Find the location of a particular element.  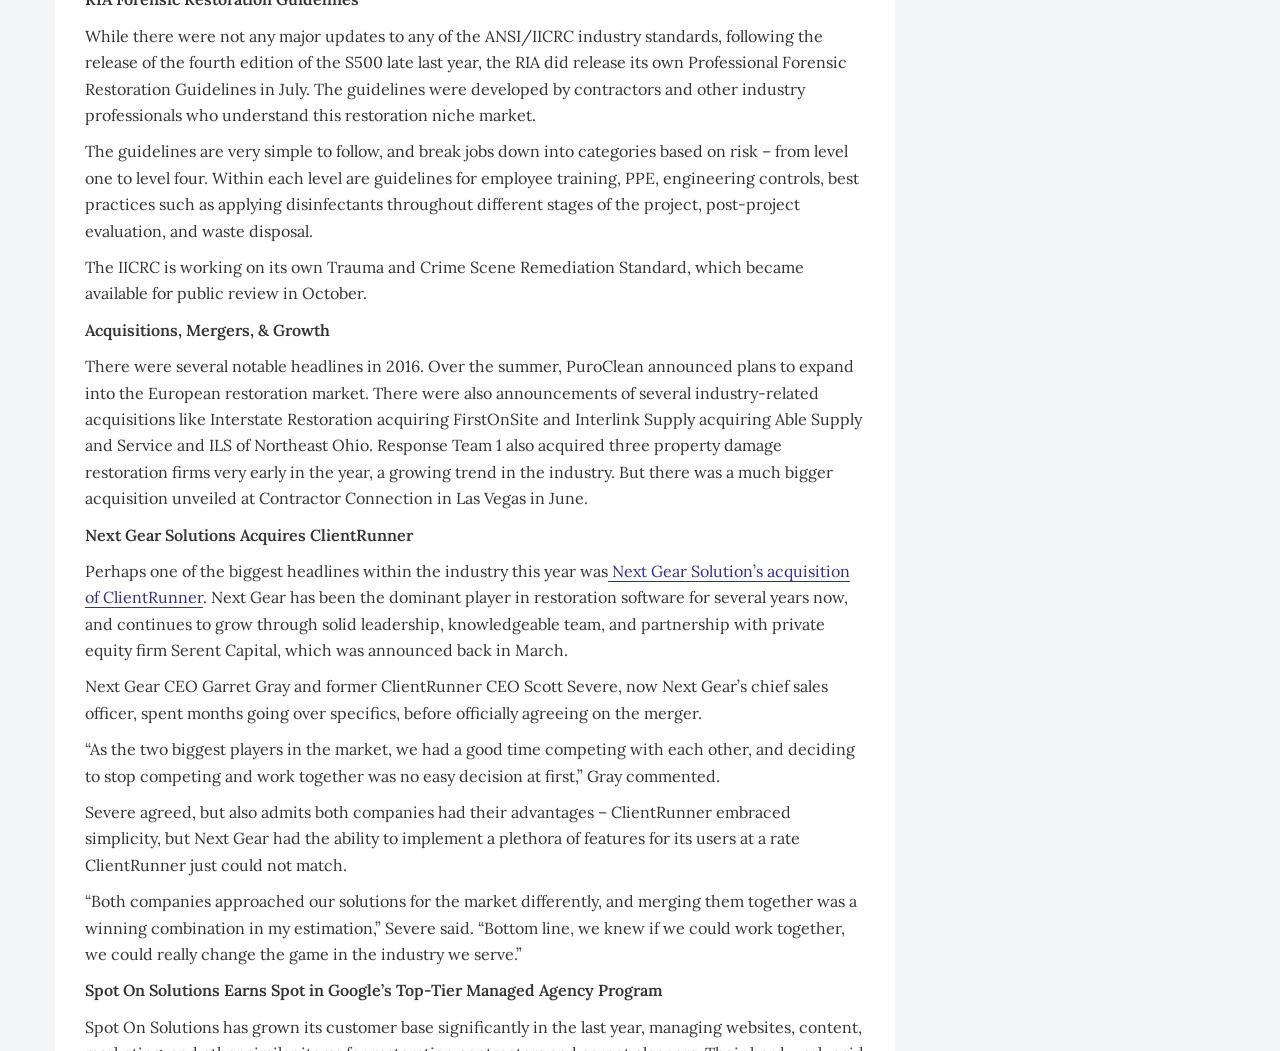

'Spot On Solutions Earns Spot in Google’s Top-Tier Managed Agency Program' is located at coordinates (374, 990).